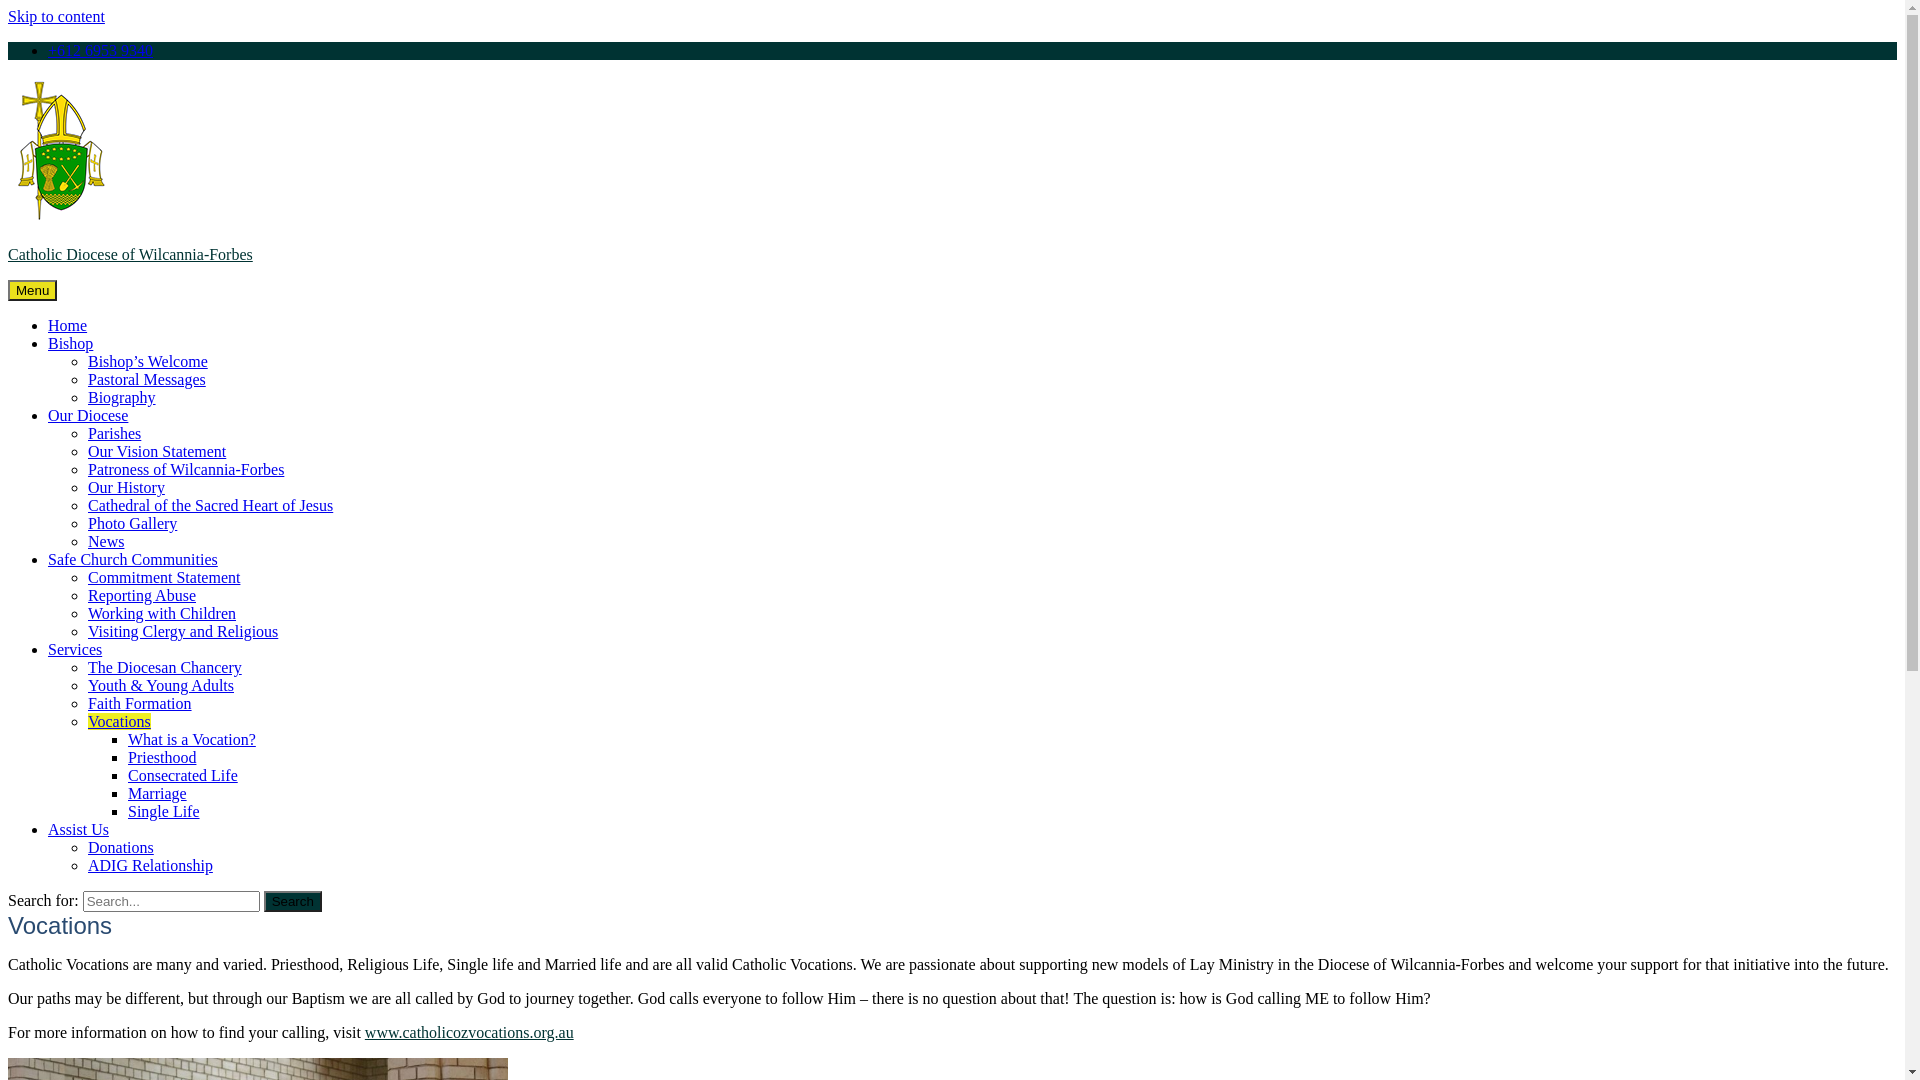  What do you see at coordinates (182, 774) in the screenshot?
I see `'Consecrated Life'` at bounding box center [182, 774].